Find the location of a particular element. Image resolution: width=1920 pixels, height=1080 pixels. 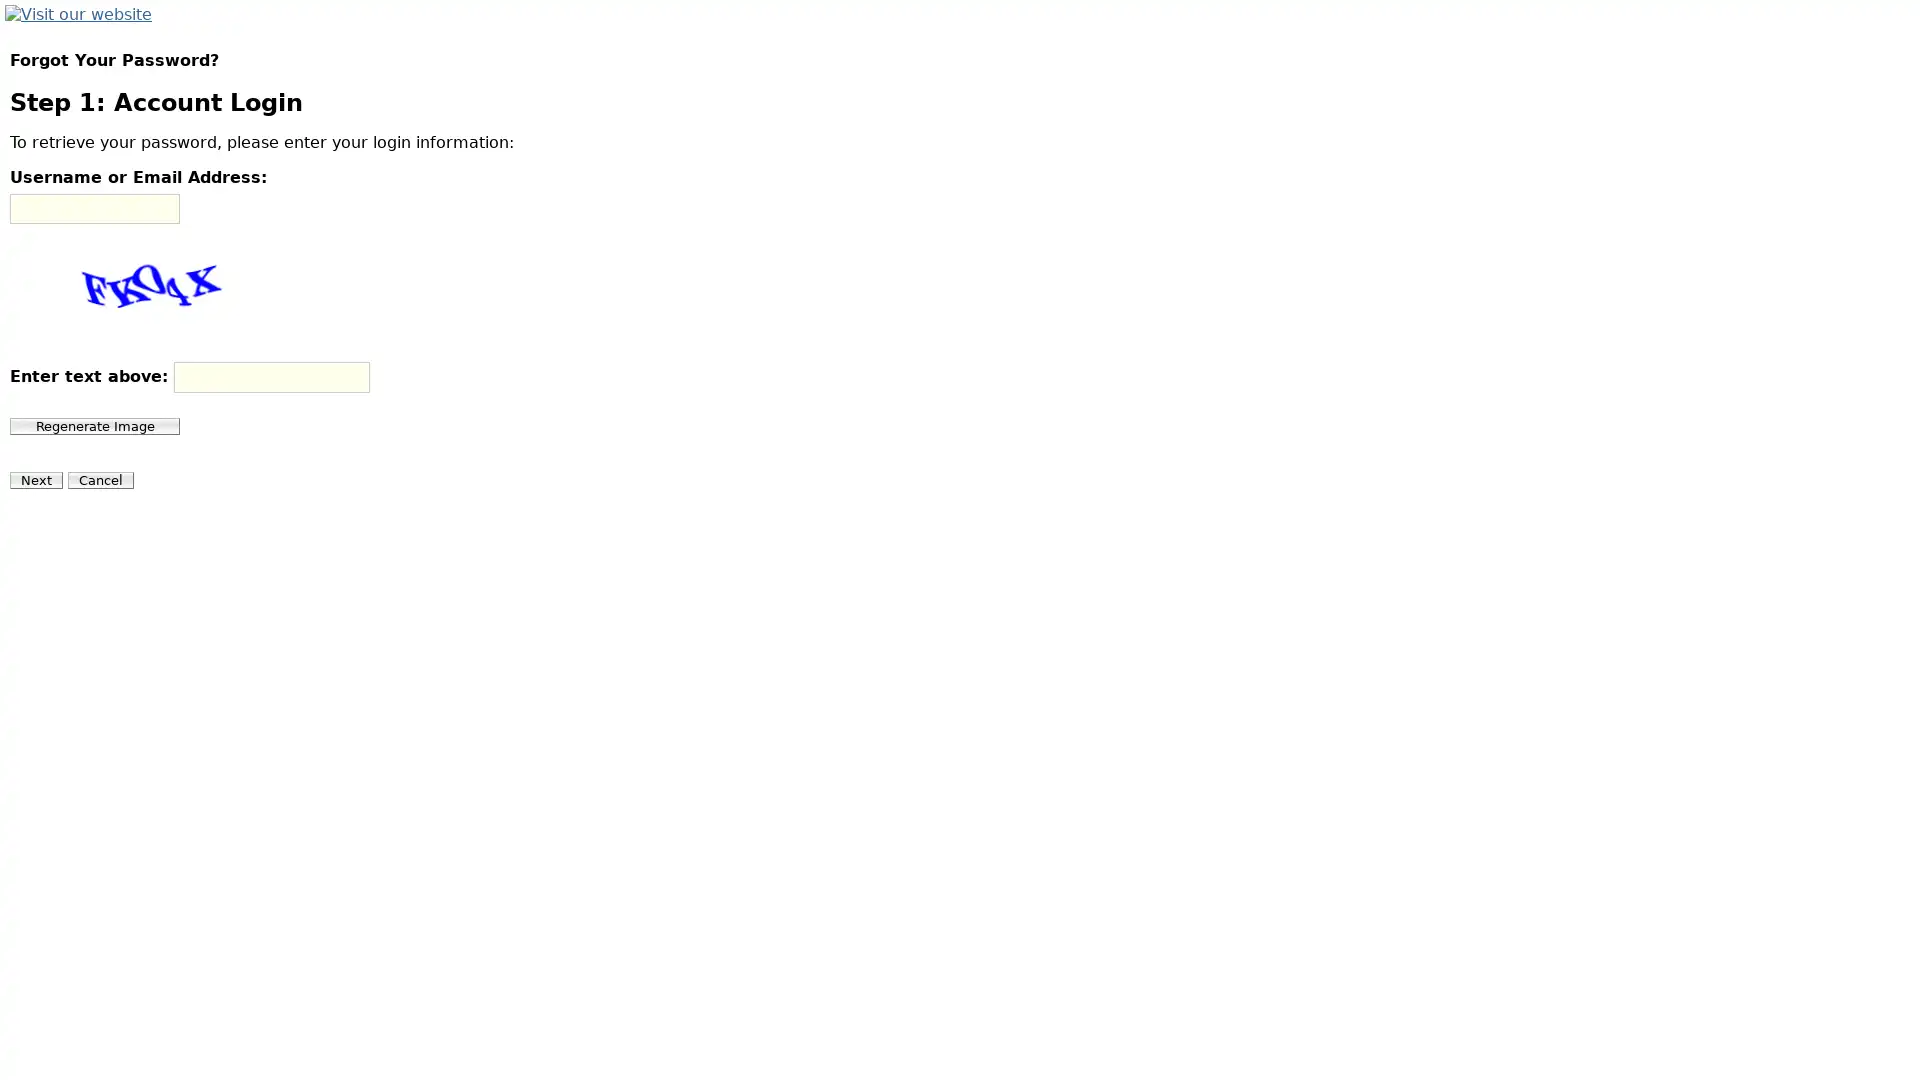

Cancel is located at coordinates (99, 480).